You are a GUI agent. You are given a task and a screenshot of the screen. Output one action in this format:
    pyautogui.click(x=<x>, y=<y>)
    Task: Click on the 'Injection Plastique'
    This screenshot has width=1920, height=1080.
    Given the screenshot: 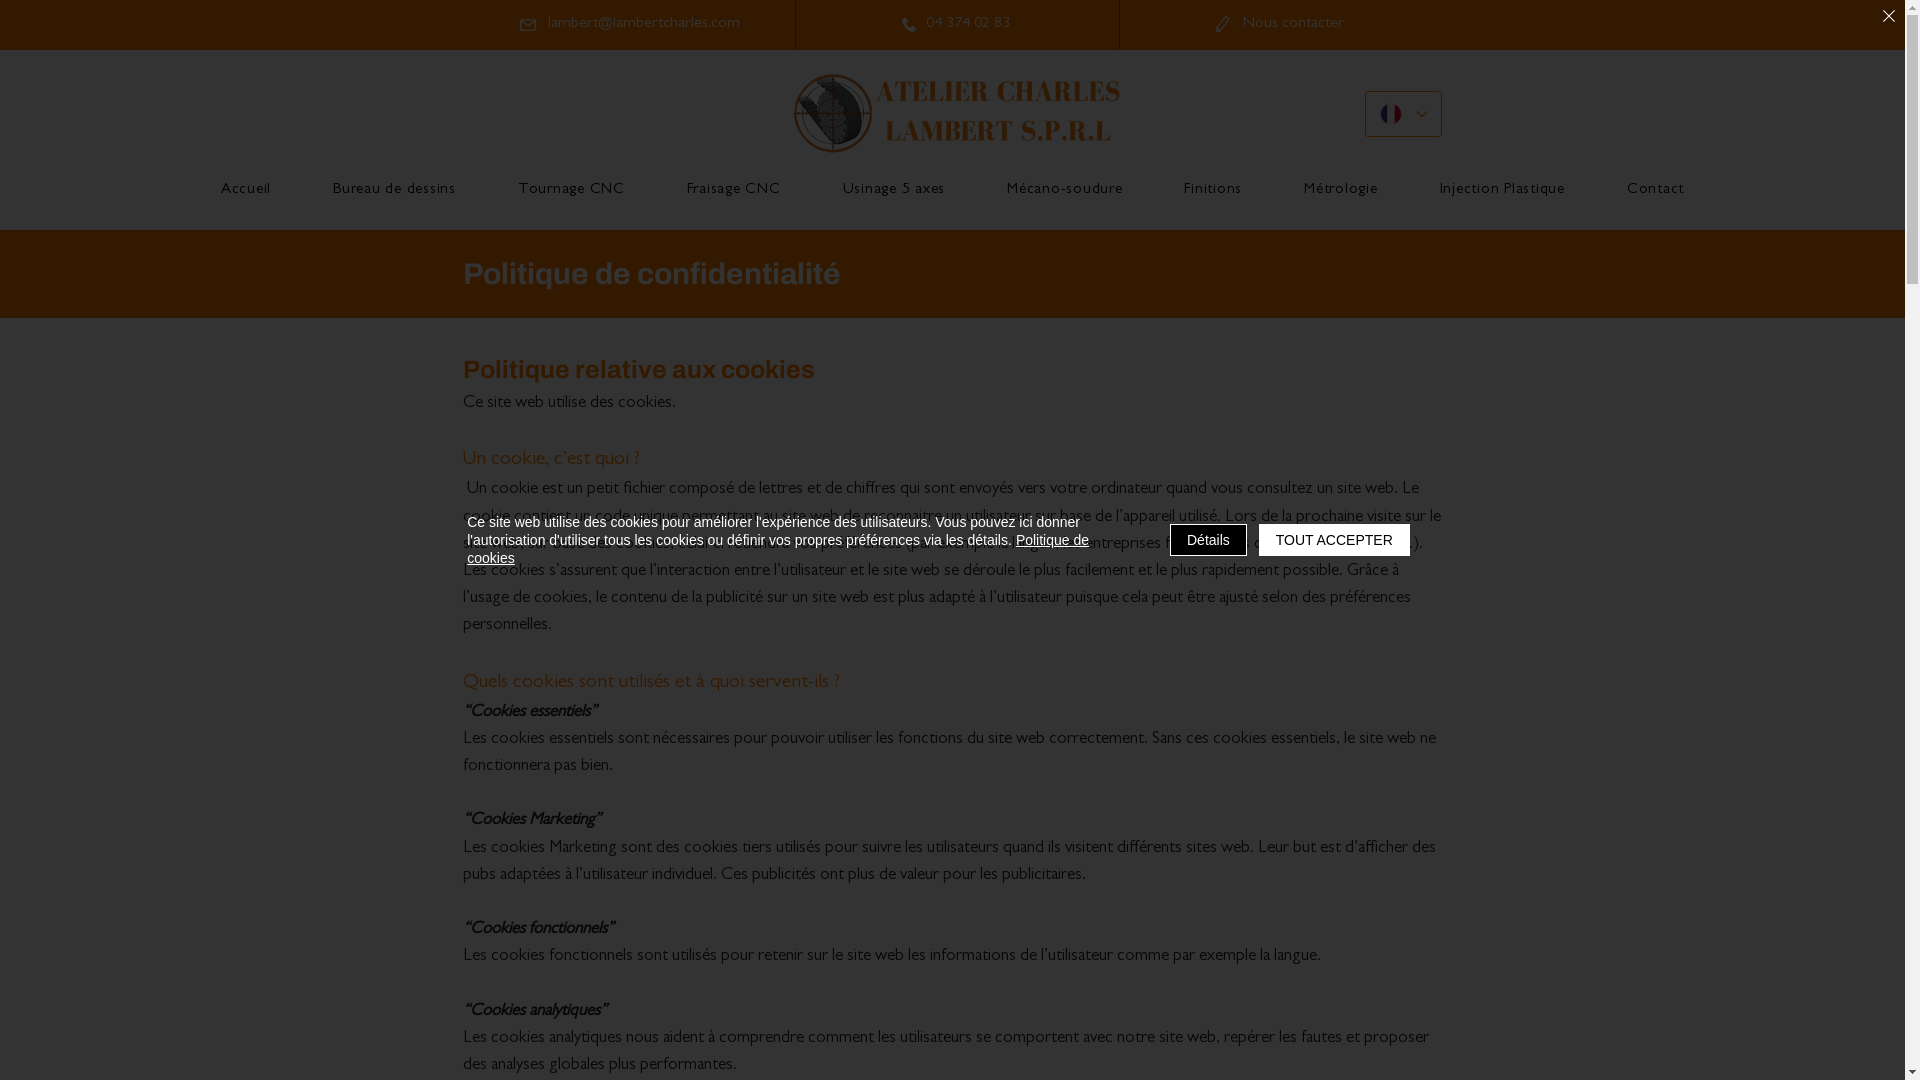 What is the action you would take?
    pyautogui.click(x=1502, y=191)
    